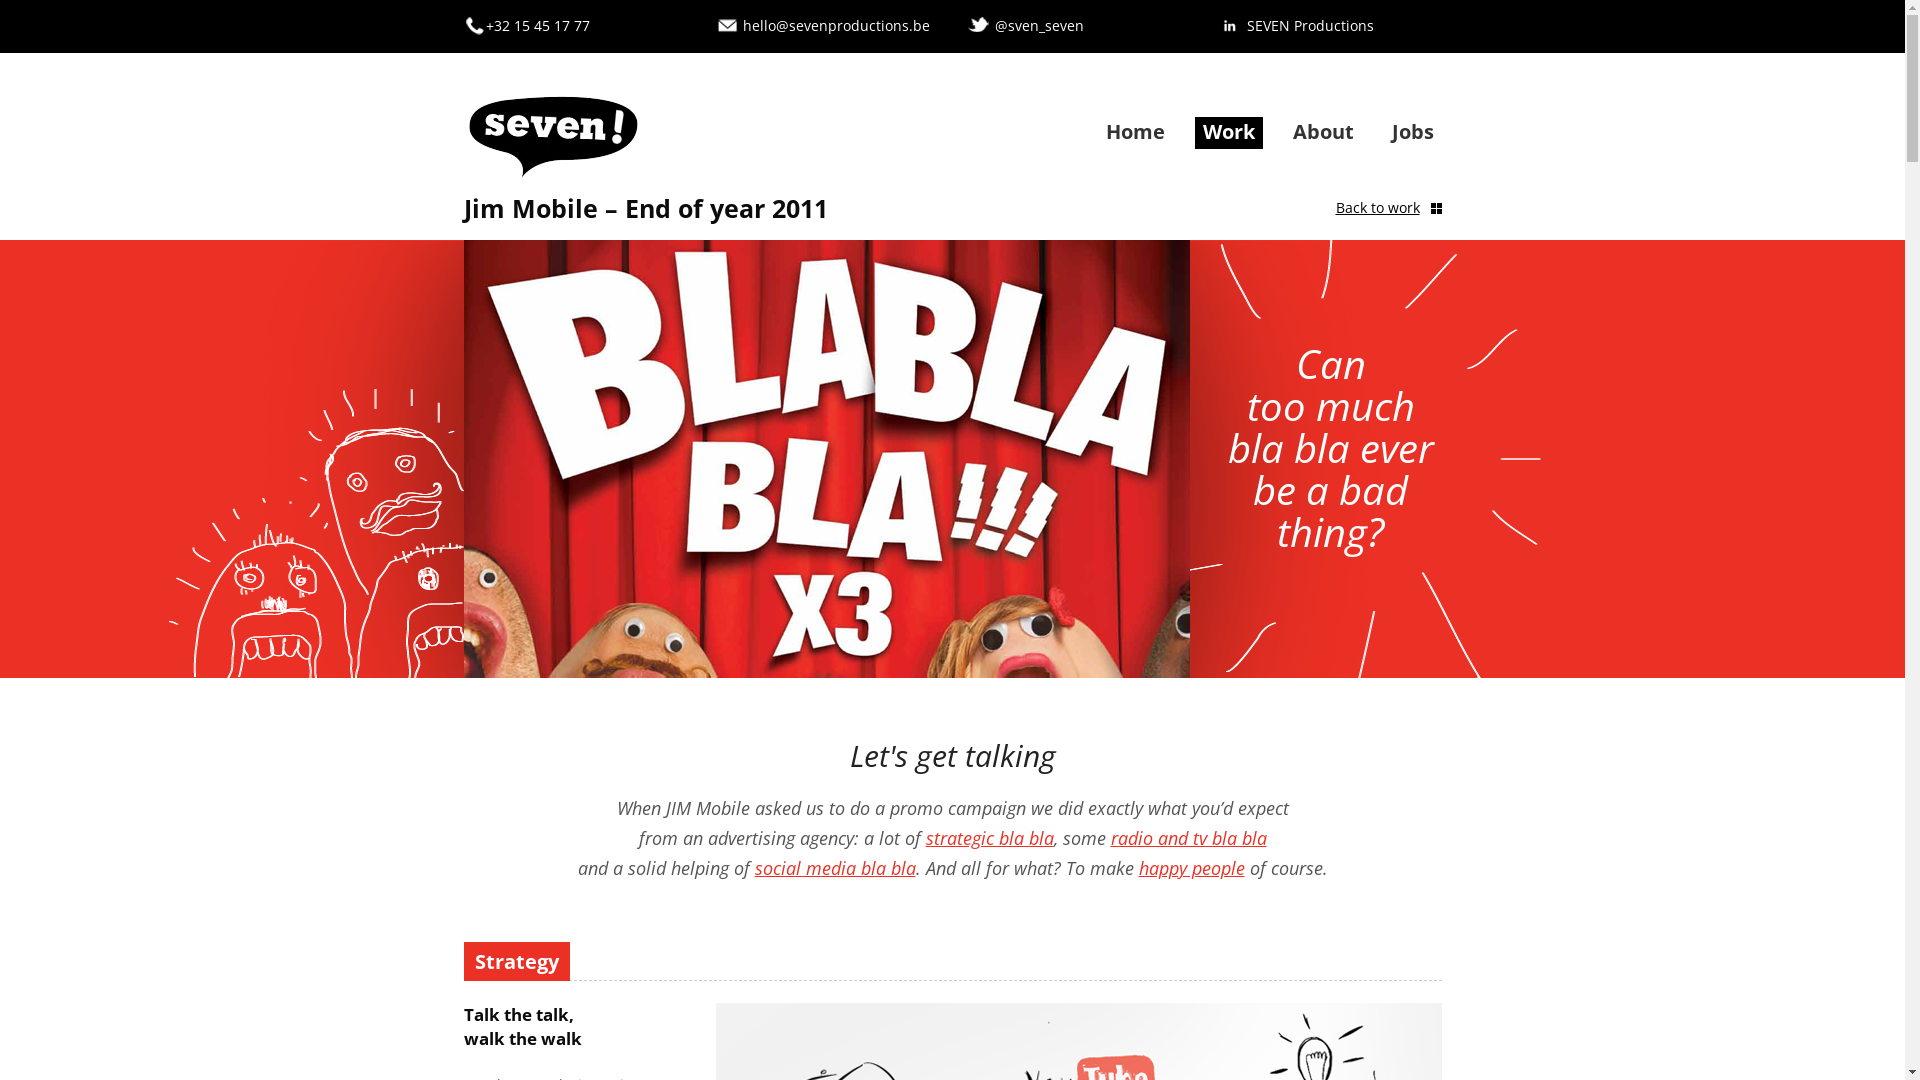 This screenshot has height=1080, width=1920. I want to click on 'happy people', so click(1190, 866).